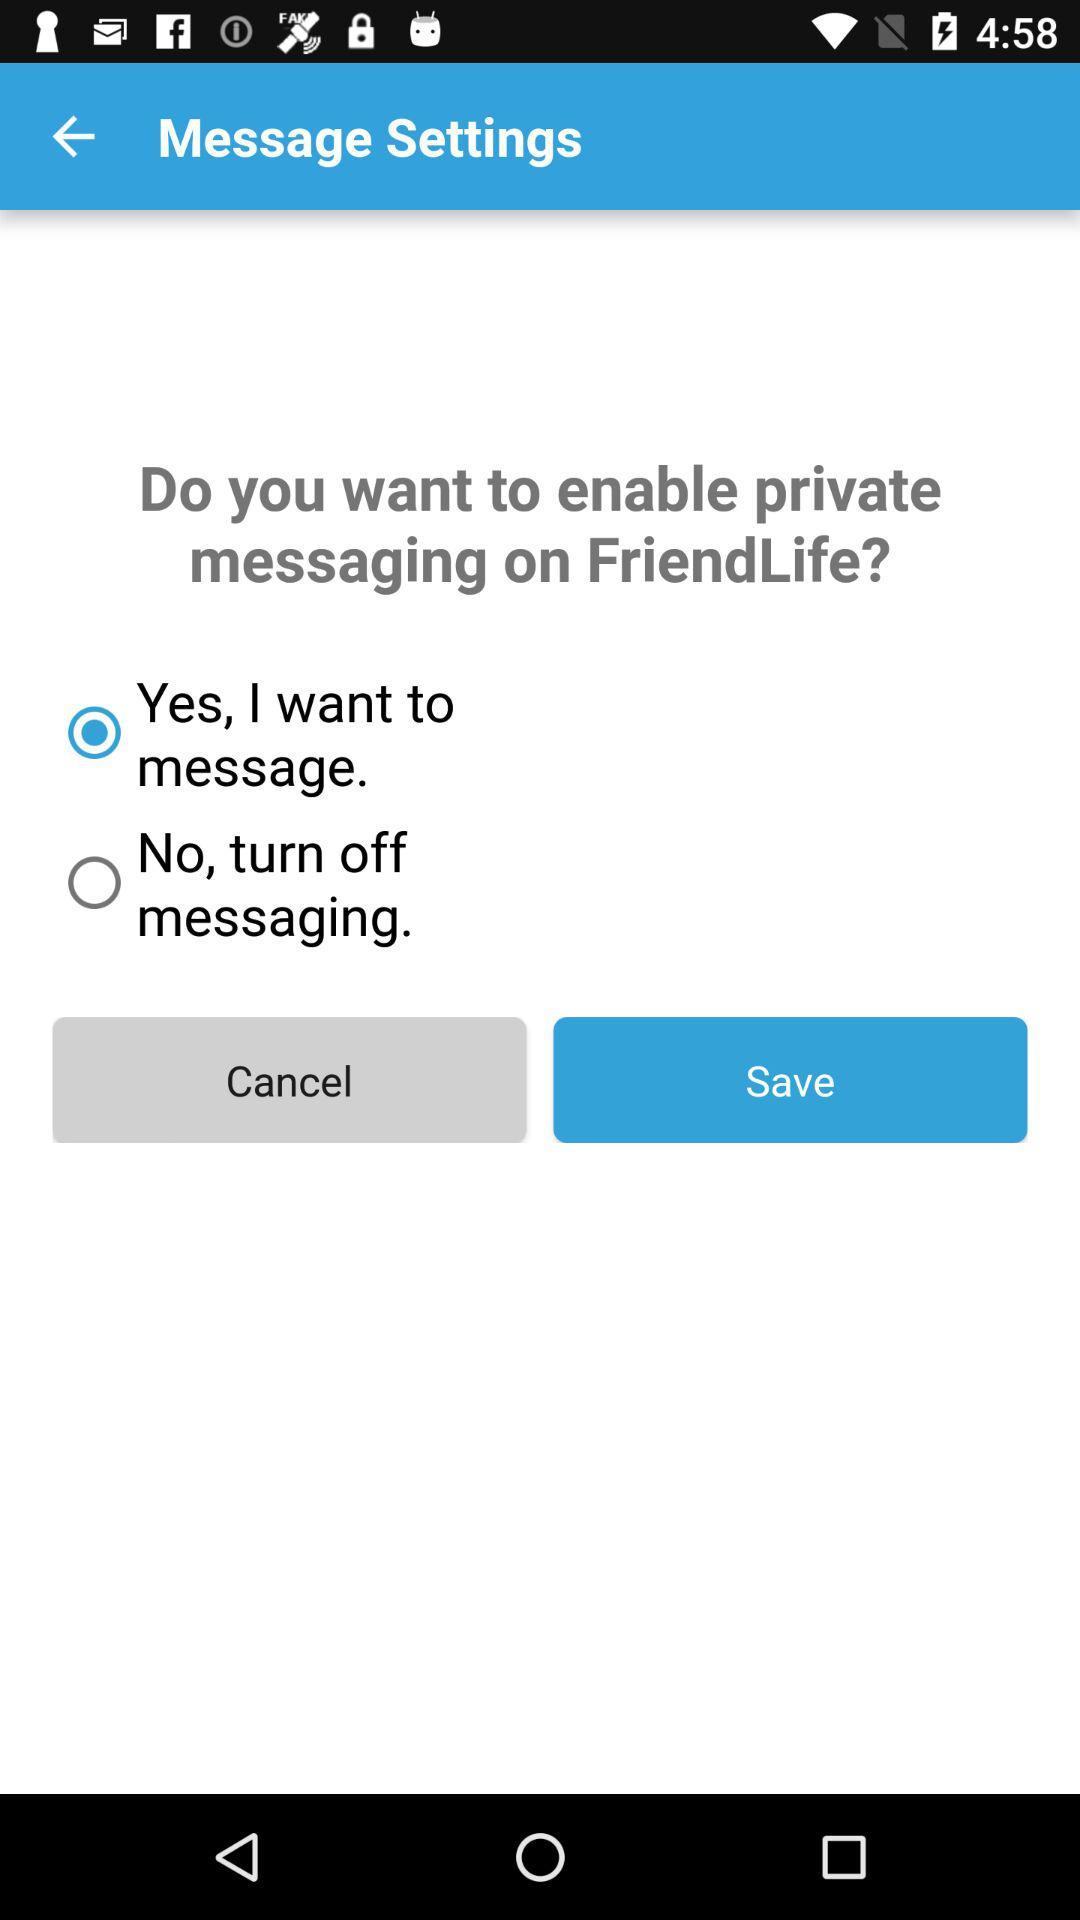 This screenshot has height=1920, width=1080. I want to click on the item to the left of the save icon, so click(289, 1079).